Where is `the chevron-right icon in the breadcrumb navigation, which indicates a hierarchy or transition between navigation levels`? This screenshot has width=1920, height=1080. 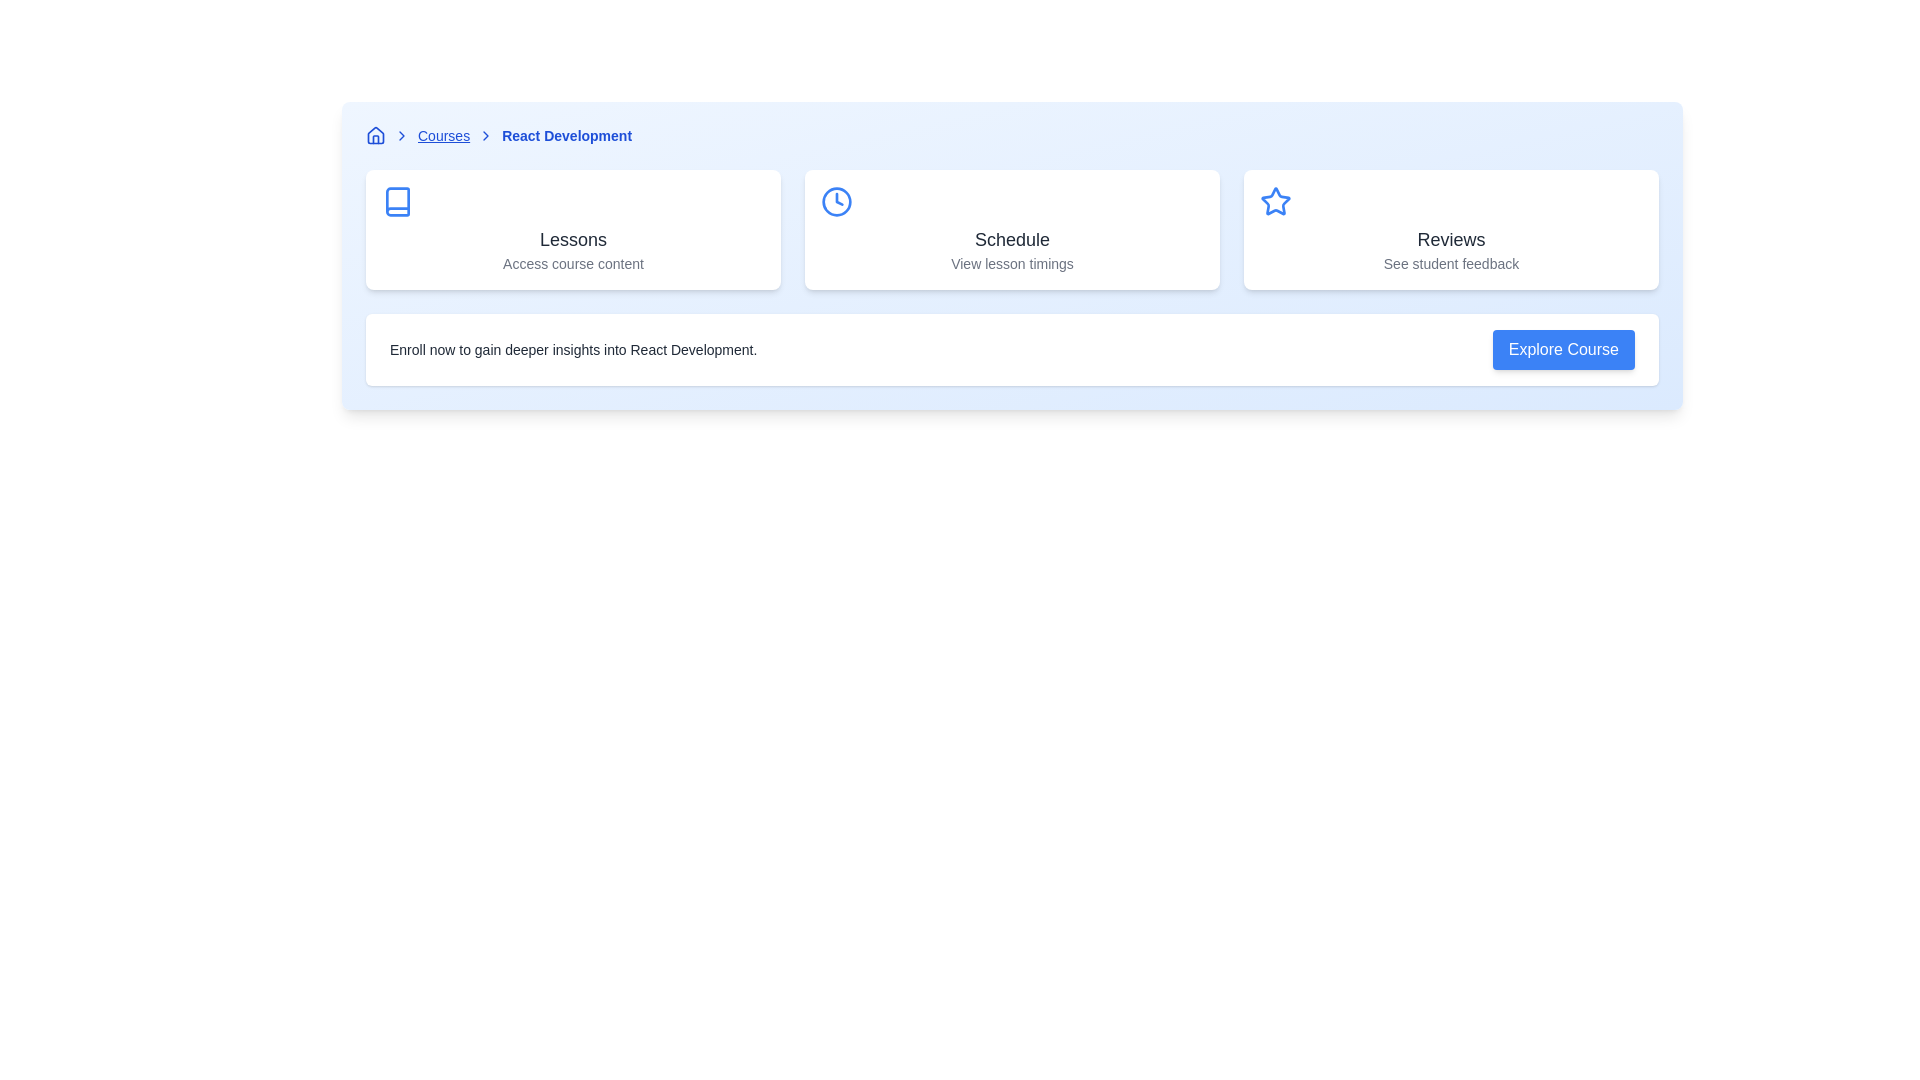 the chevron-right icon in the breadcrumb navigation, which indicates a hierarchy or transition between navigation levels is located at coordinates (401, 135).